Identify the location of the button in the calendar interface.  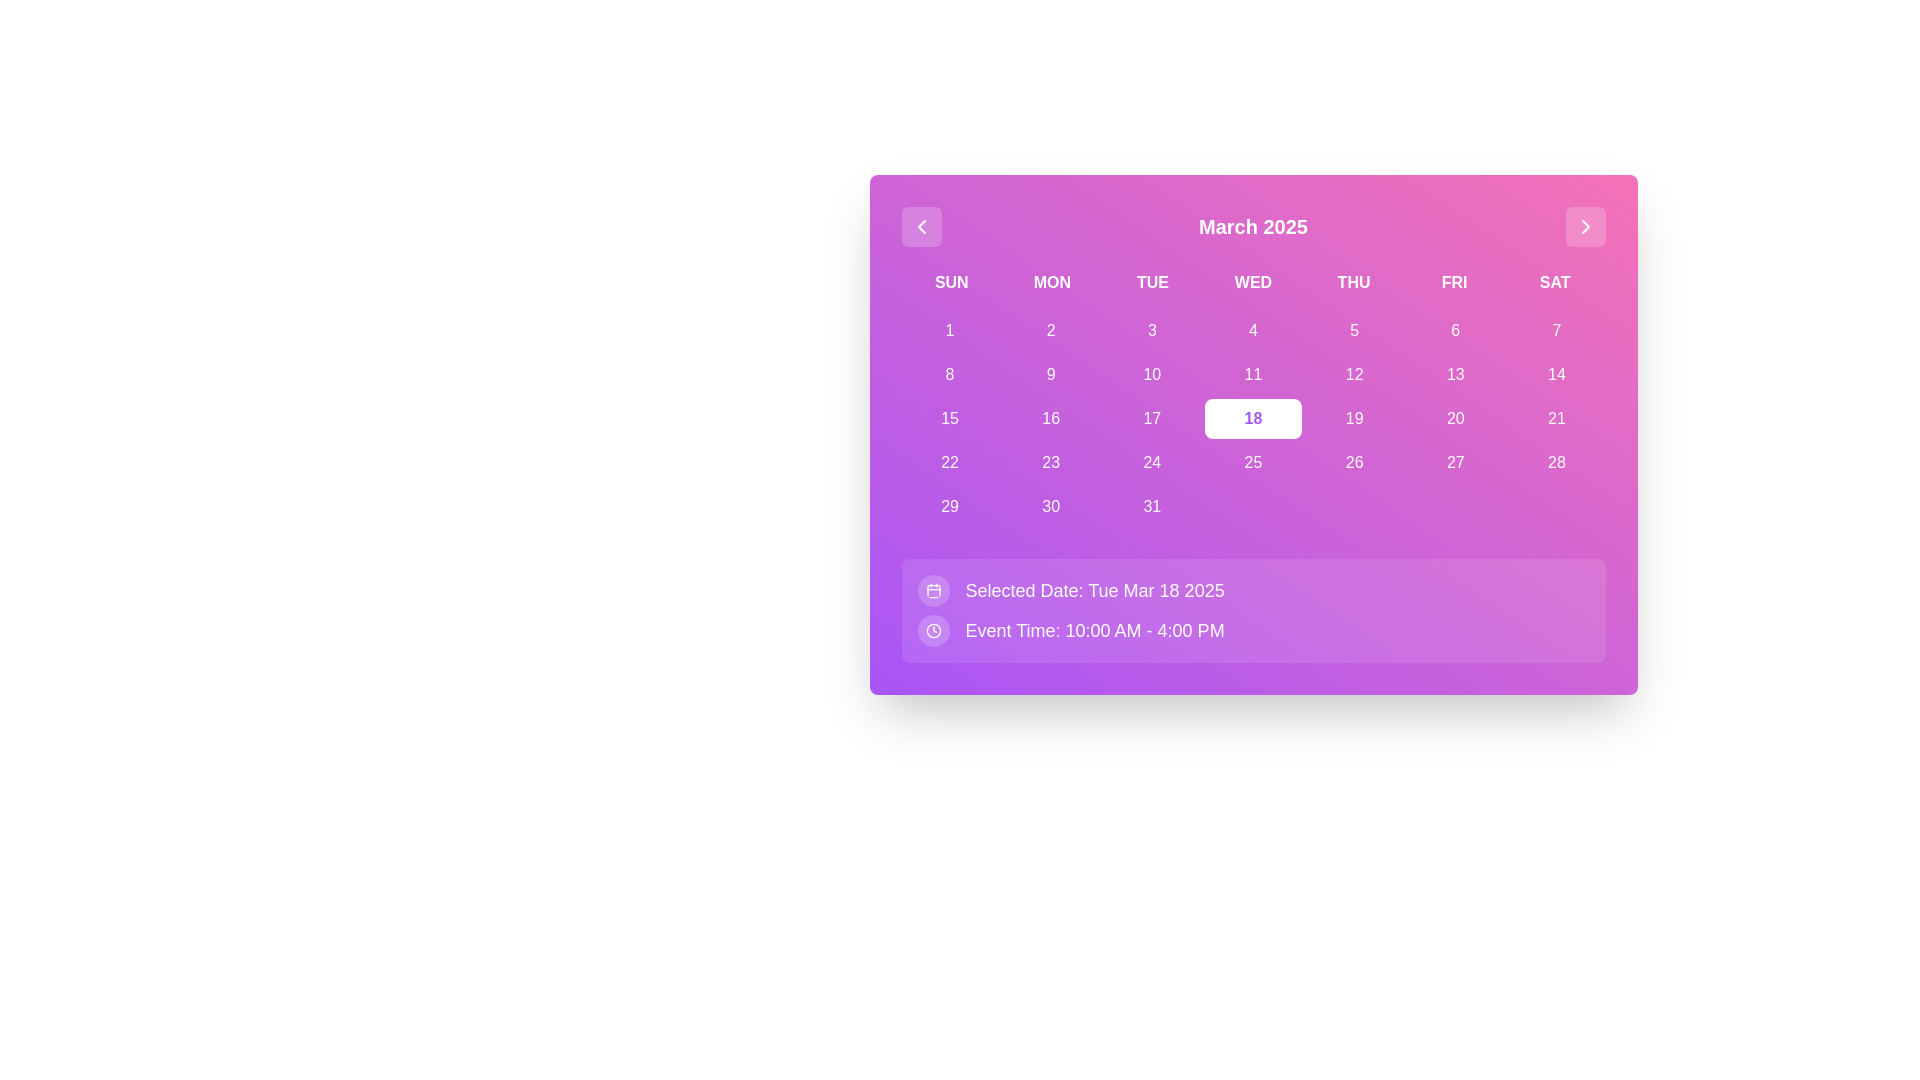
(1152, 418).